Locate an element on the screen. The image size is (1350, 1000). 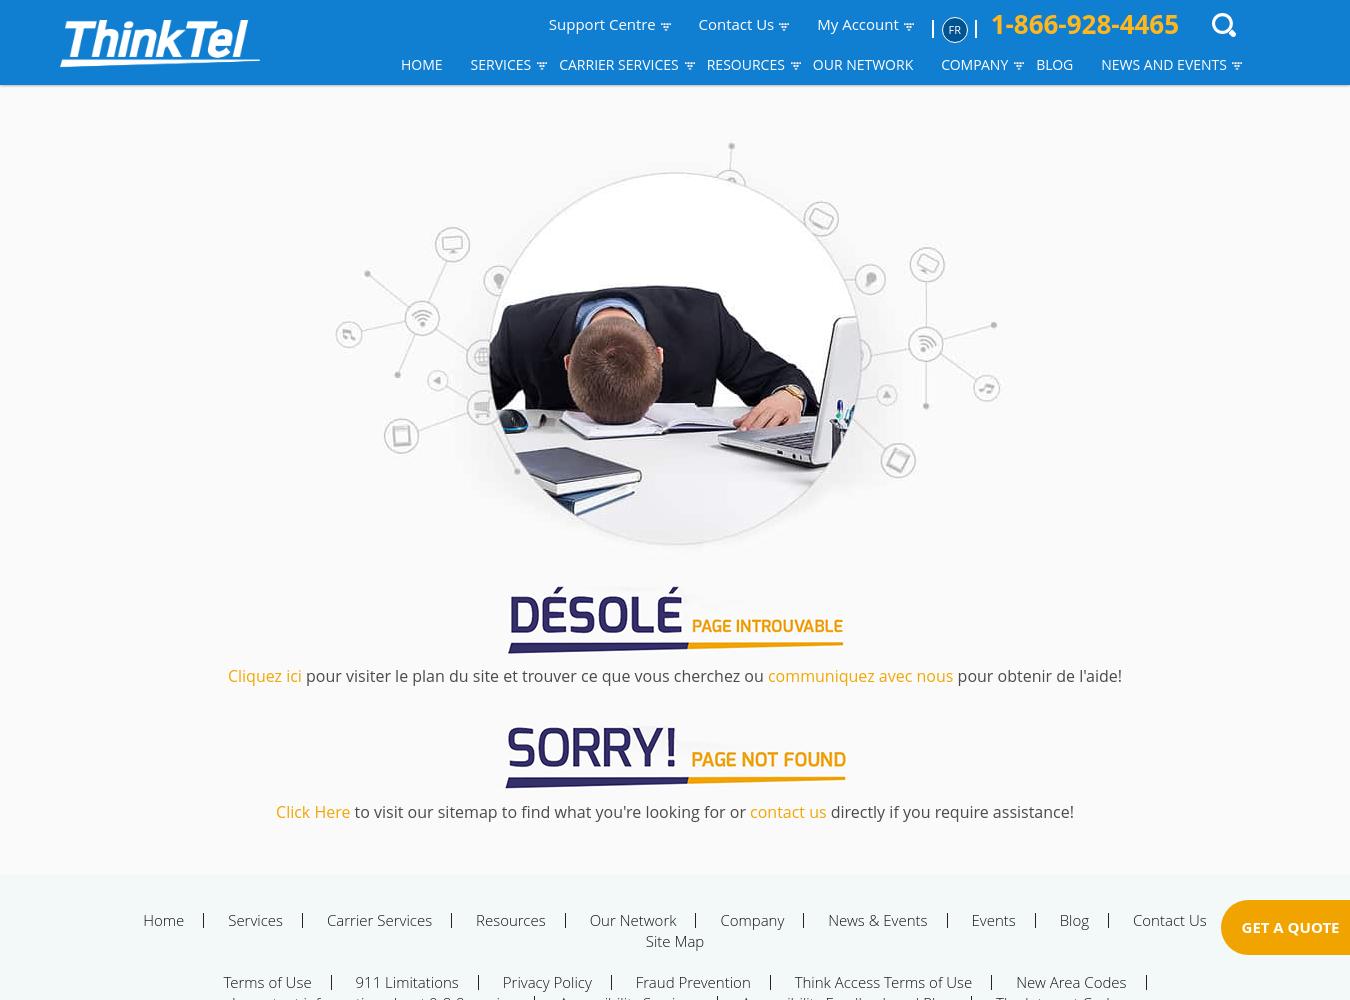
'pour obtenir de l'aide!' is located at coordinates (1037, 676).